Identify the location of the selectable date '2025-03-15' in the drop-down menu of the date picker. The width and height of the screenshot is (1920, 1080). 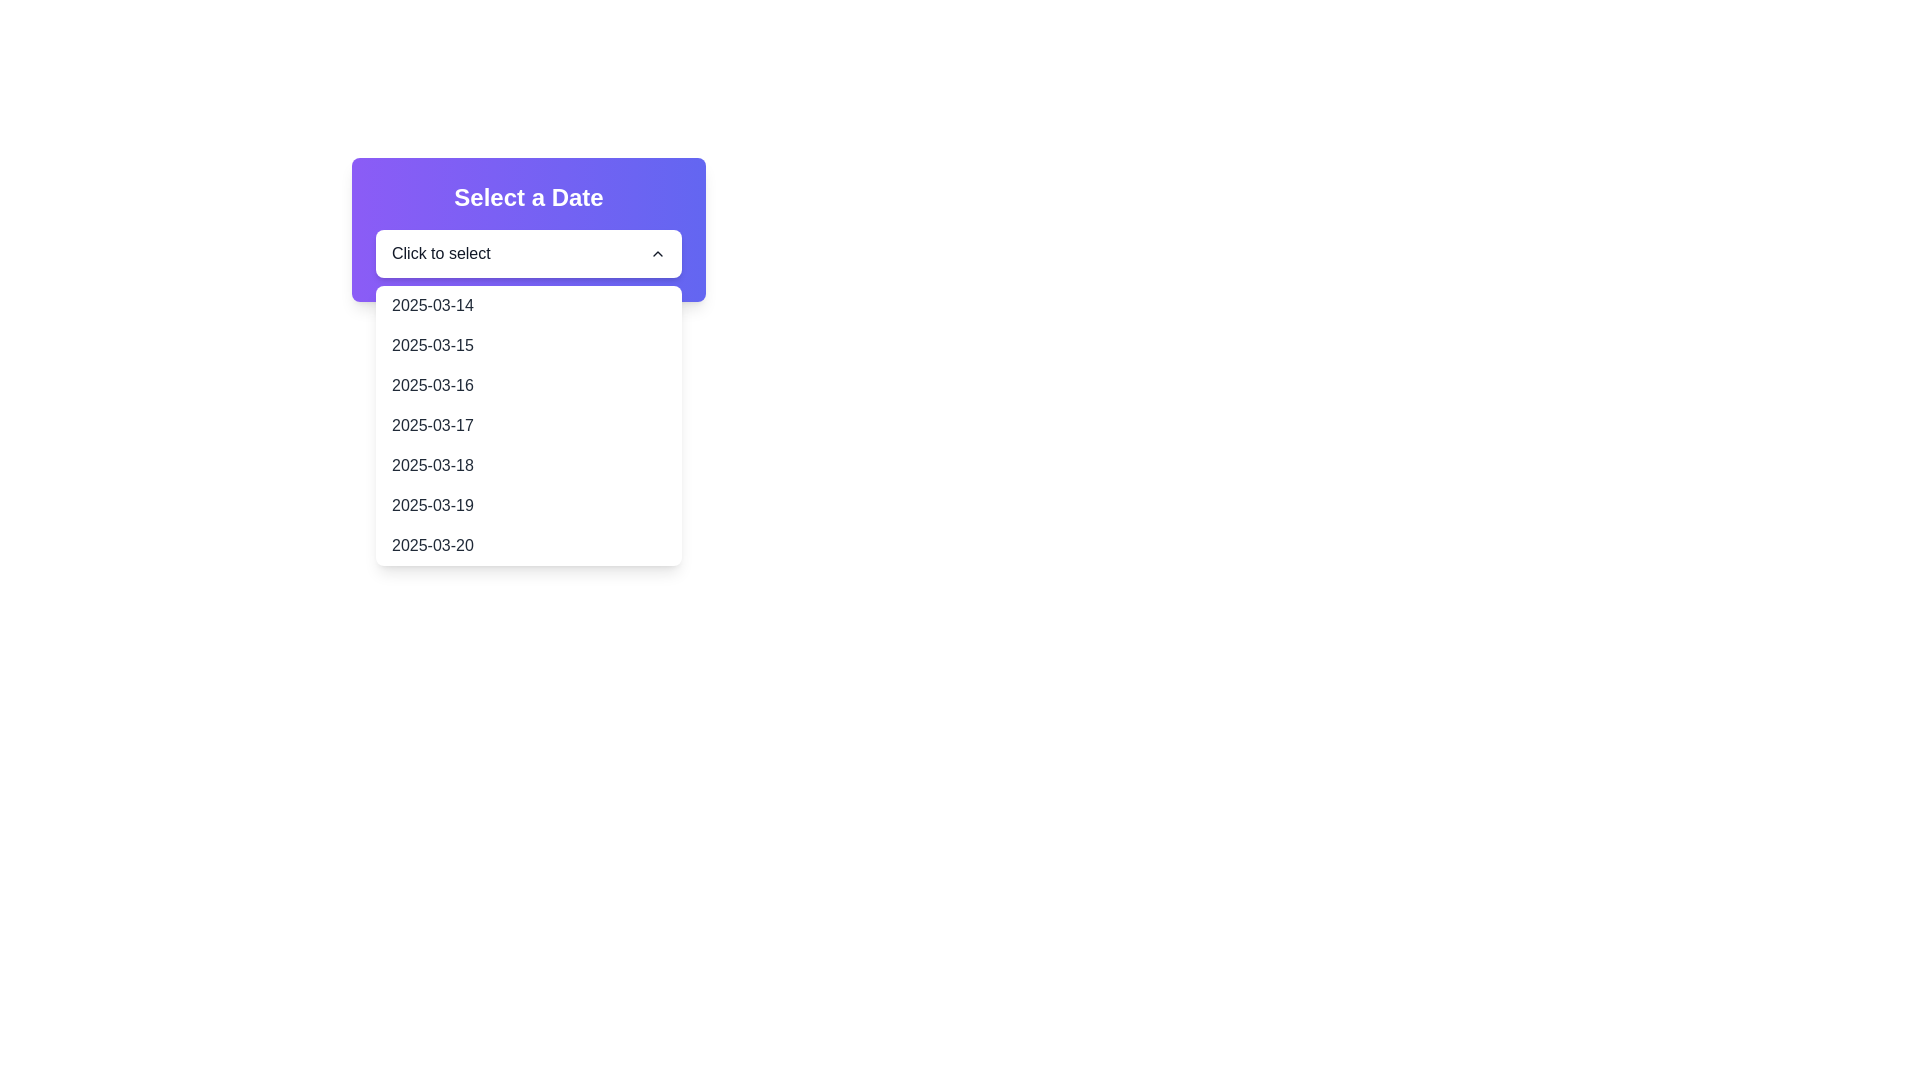
(431, 345).